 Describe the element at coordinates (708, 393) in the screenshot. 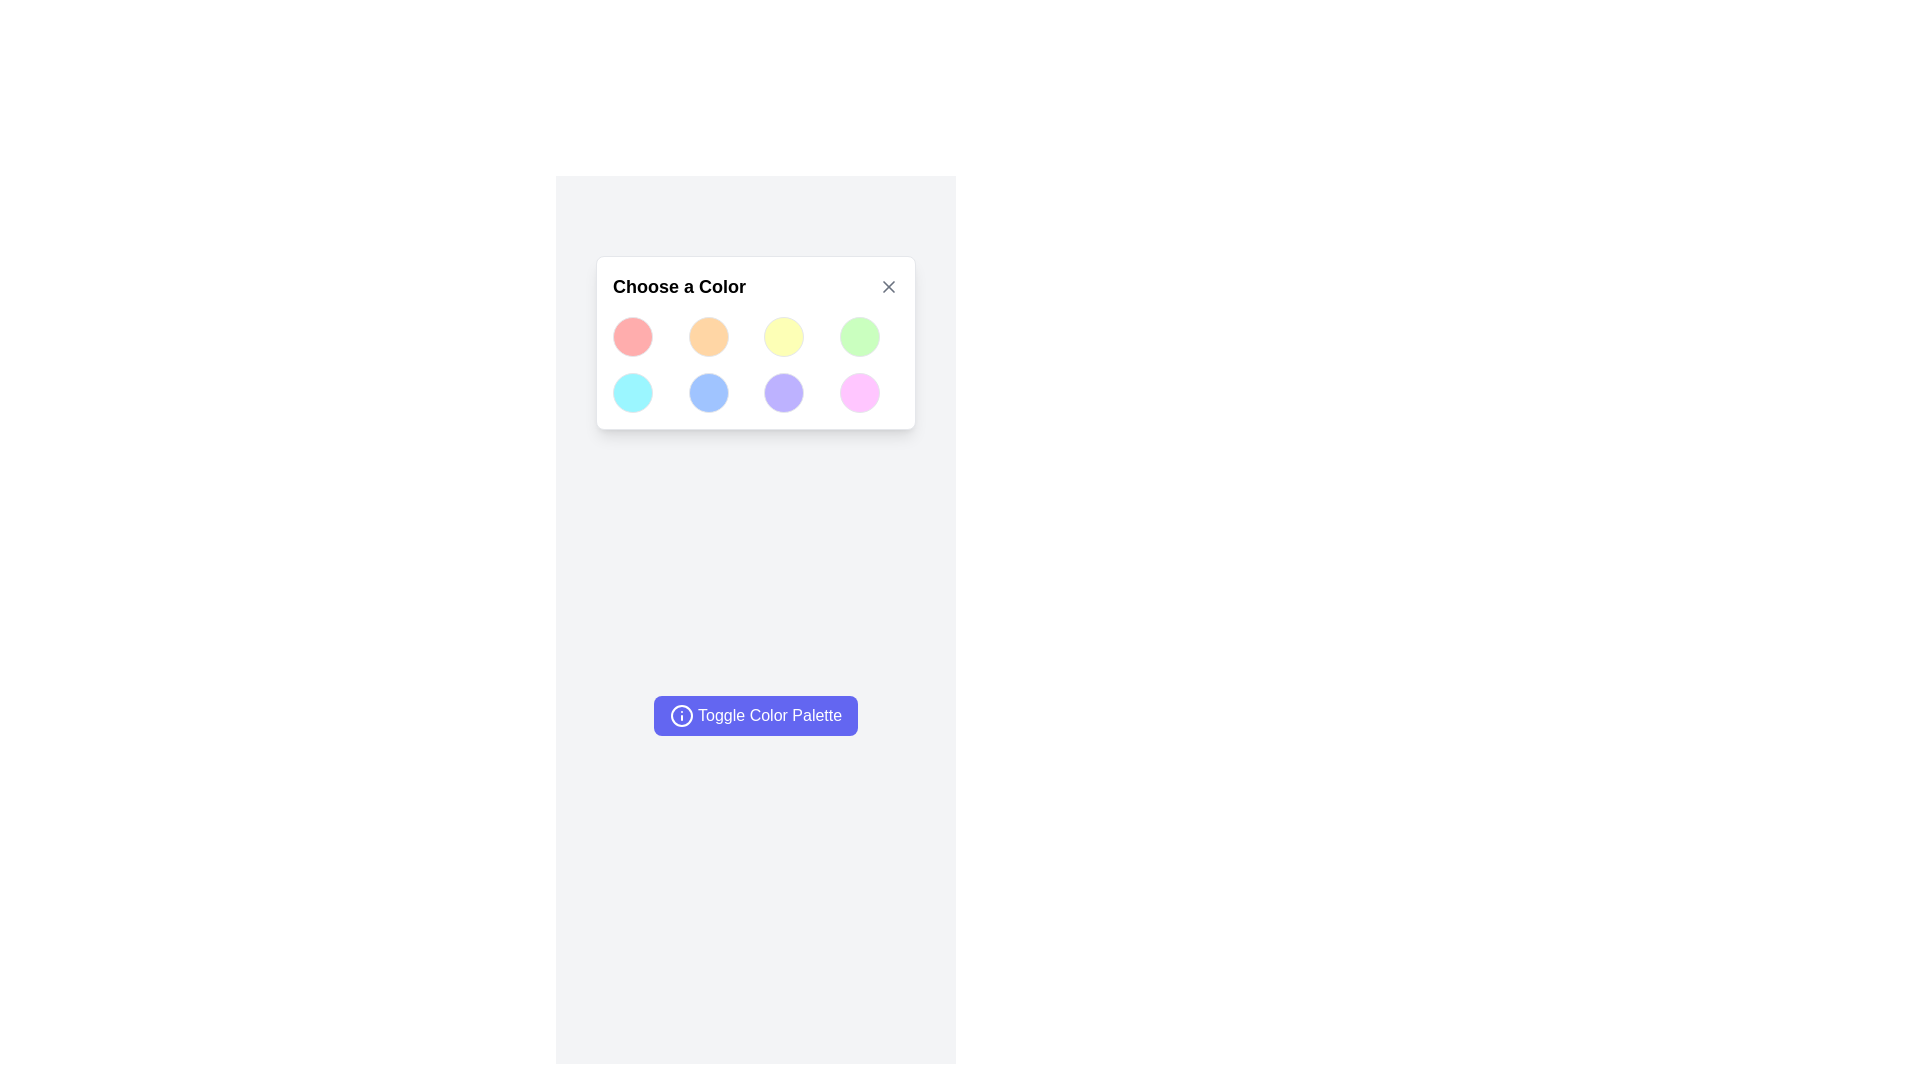

I see `the circular light blue button in the second row, second column of the color palette selection interface` at that location.